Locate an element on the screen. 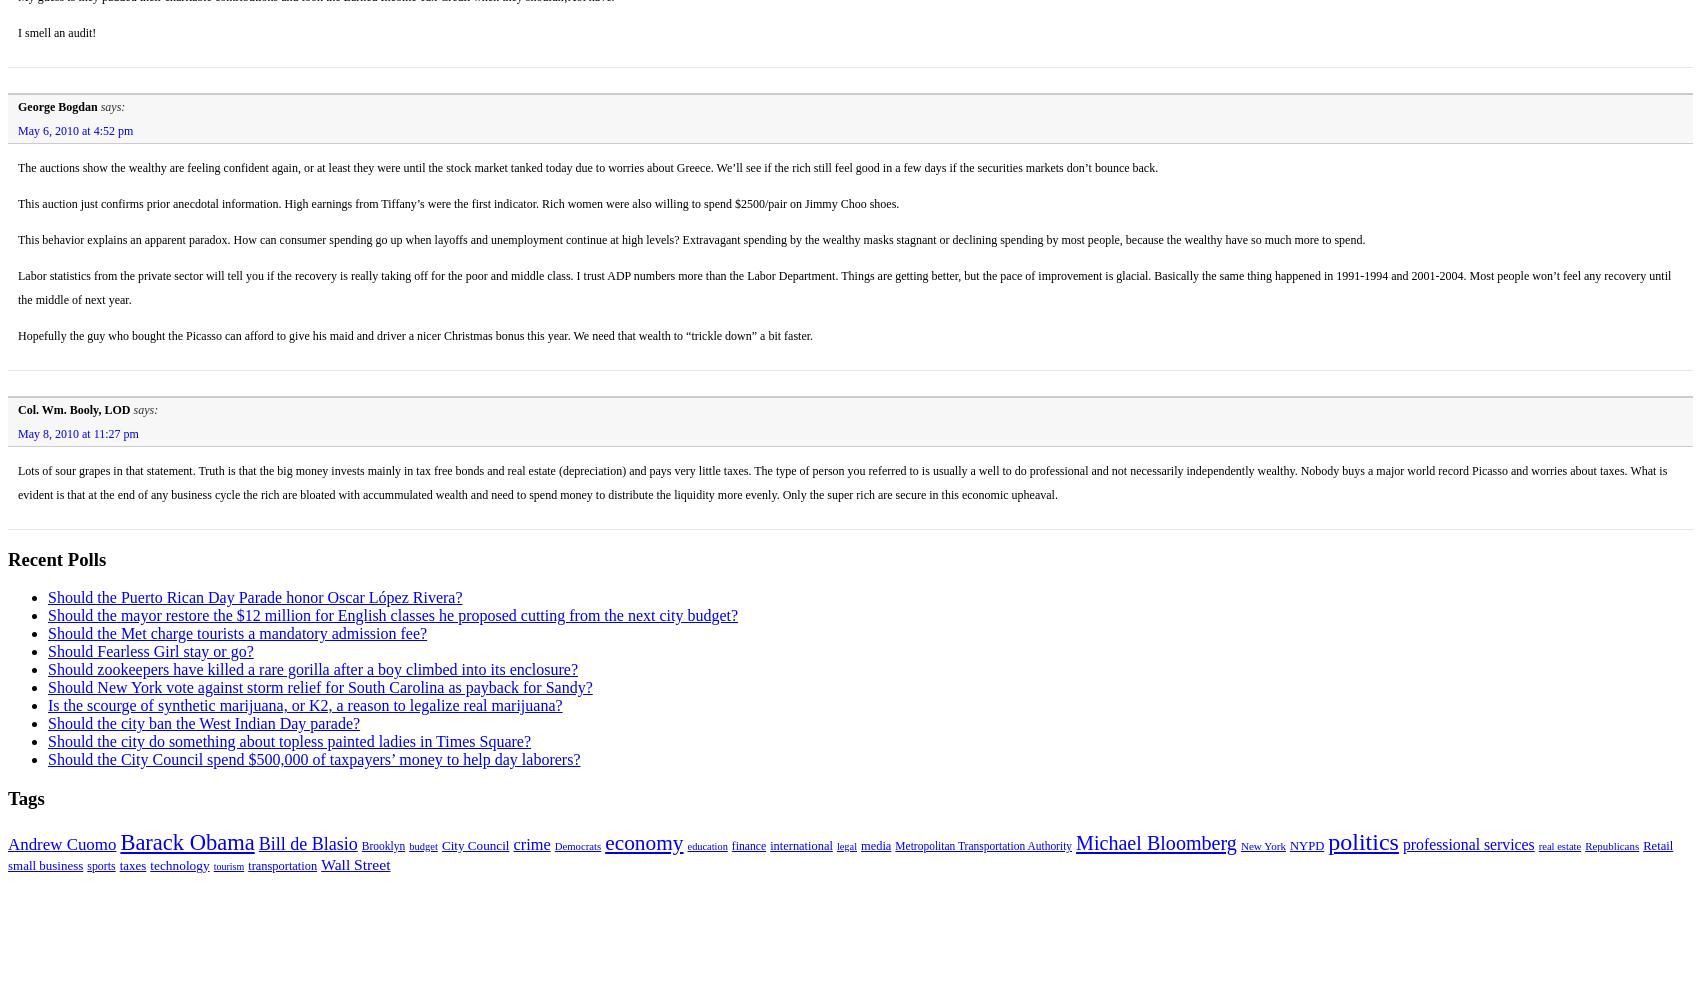 This screenshot has width=1701, height=1000. 'taxes' is located at coordinates (131, 863).